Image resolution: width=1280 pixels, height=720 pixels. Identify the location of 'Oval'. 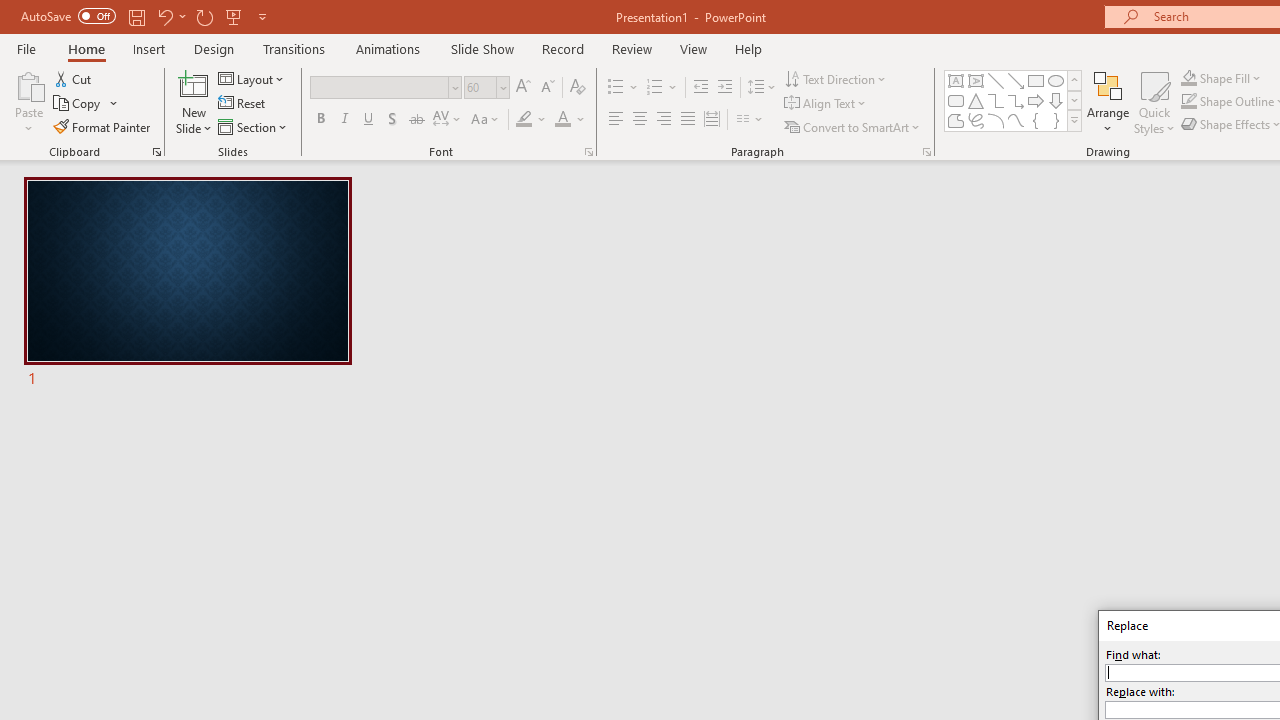
(1055, 80).